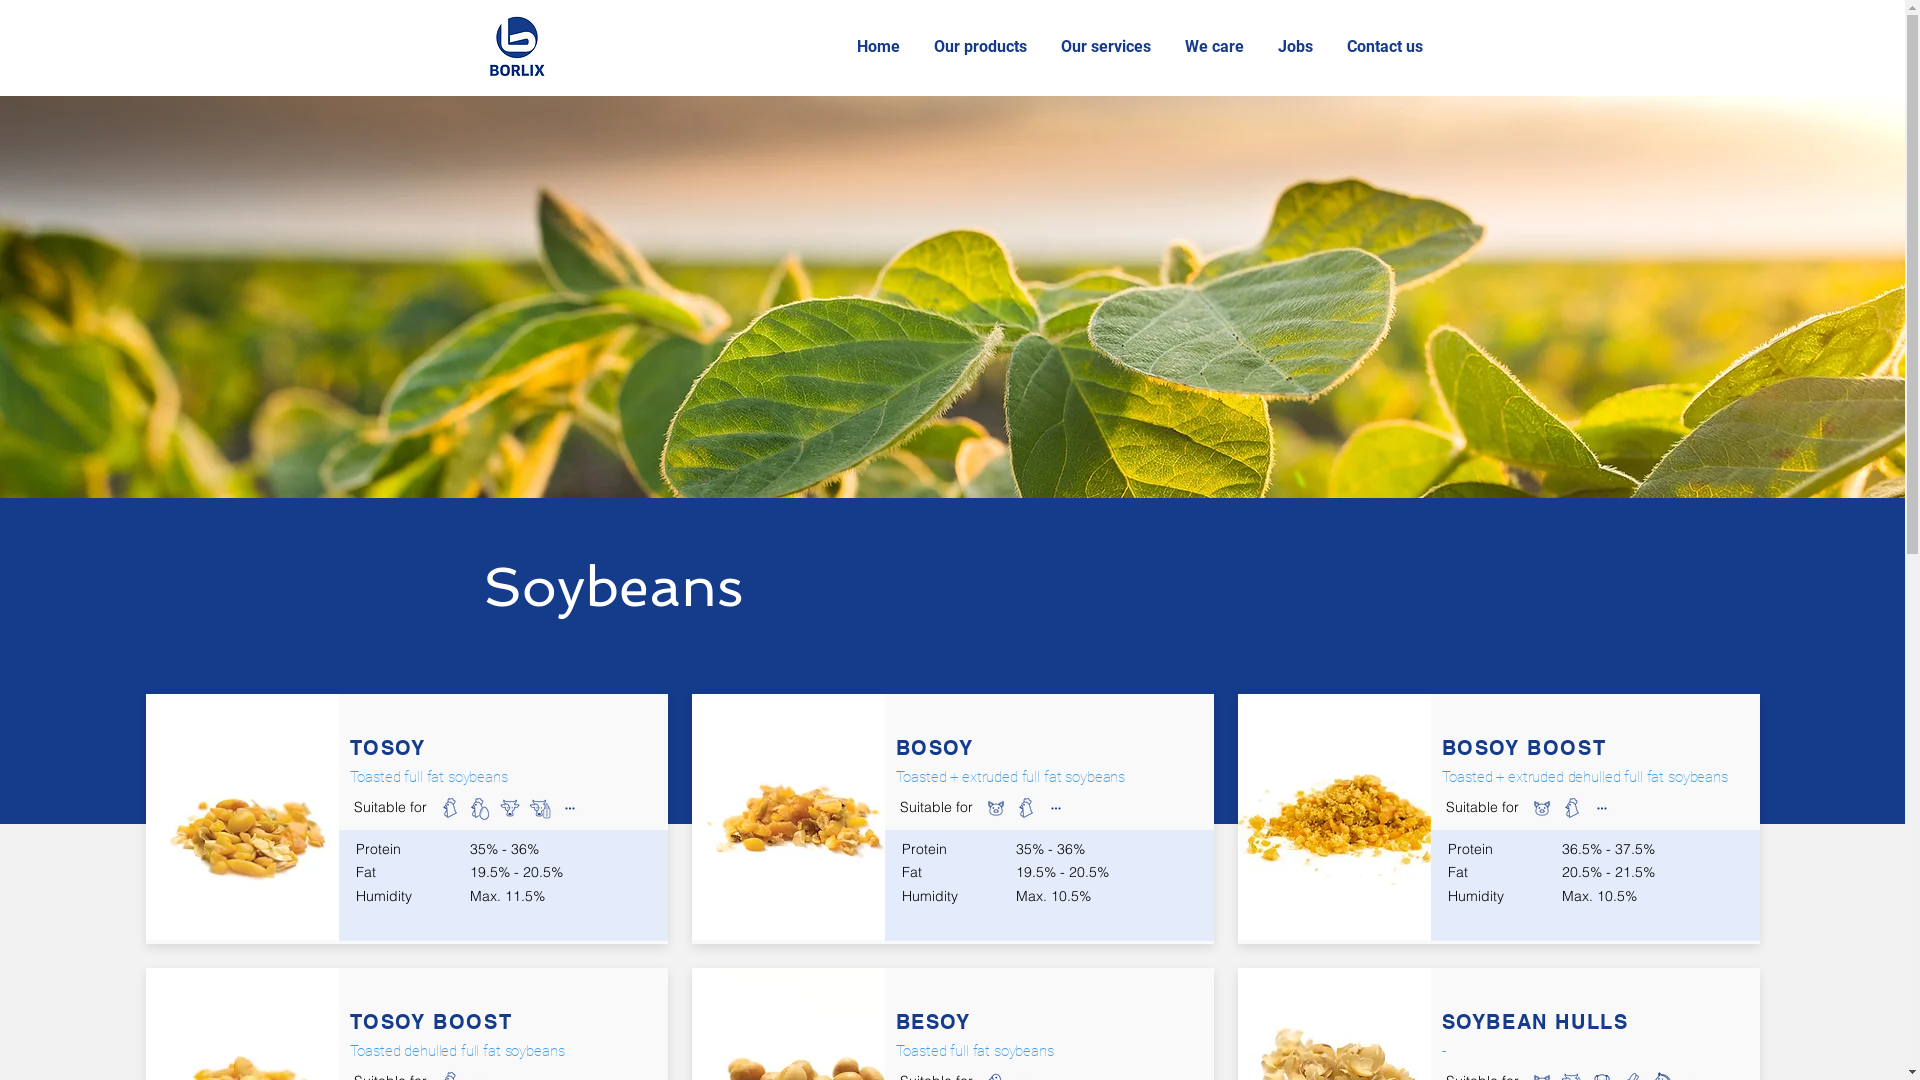 Image resolution: width=1920 pixels, height=1080 pixels. What do you see at coordinates (538, 805) in the screenshot?
I see `'Dairy cows'` at bounding box center [538, 805].